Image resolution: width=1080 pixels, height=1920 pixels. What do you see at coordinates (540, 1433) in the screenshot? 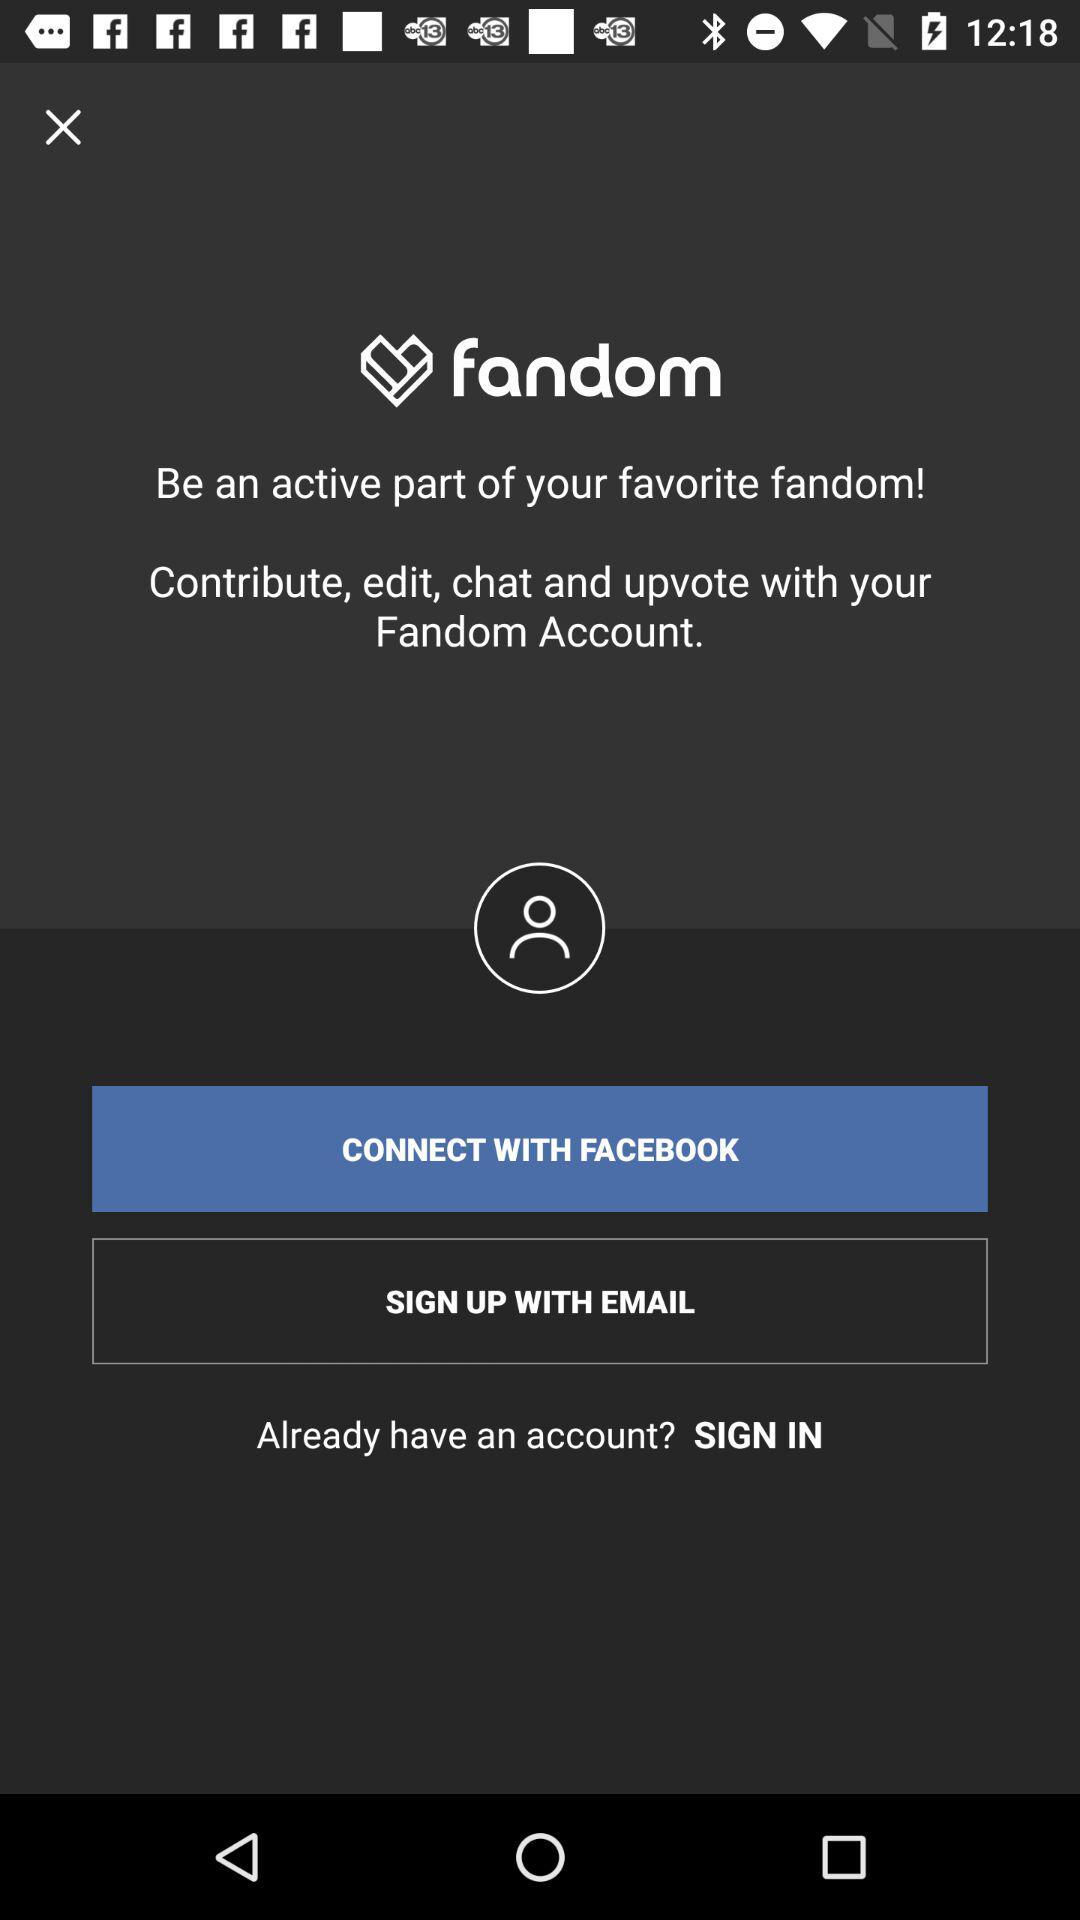
I see `already have an icon` at bounding box center [540, 1433].